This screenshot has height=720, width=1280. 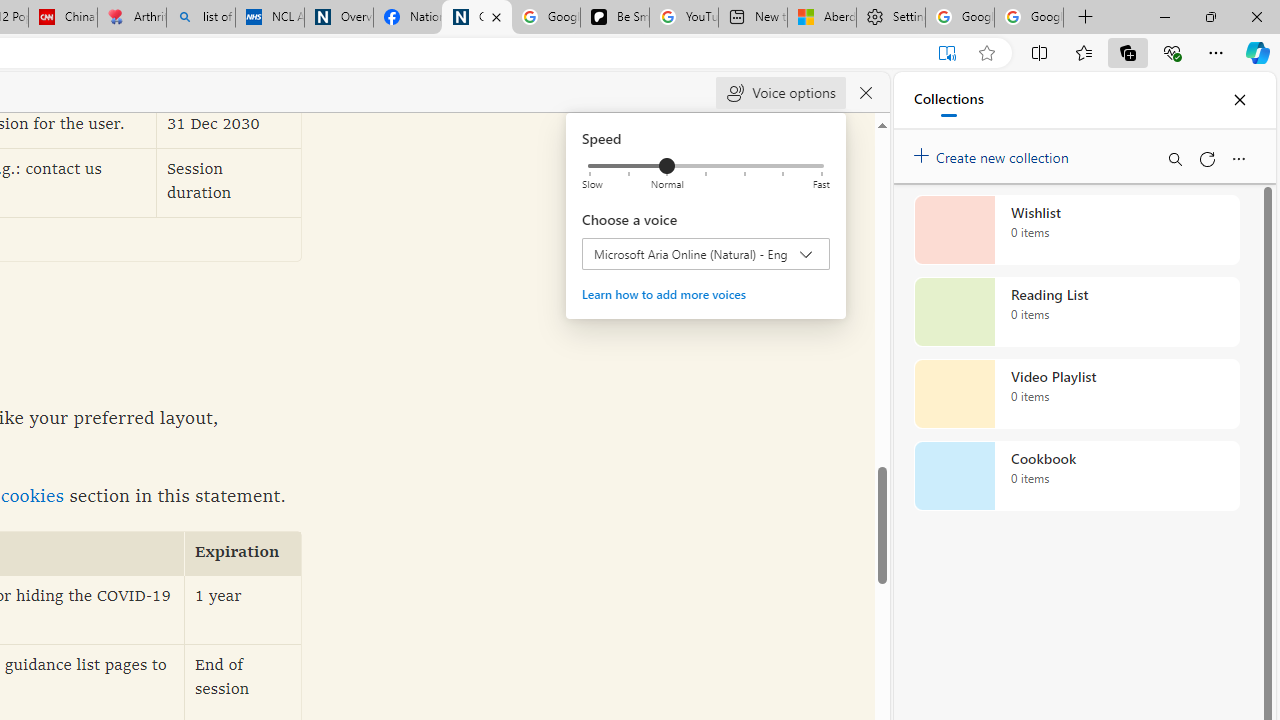 I want to click on 'Close read aloud', so click(x=865, y=92).